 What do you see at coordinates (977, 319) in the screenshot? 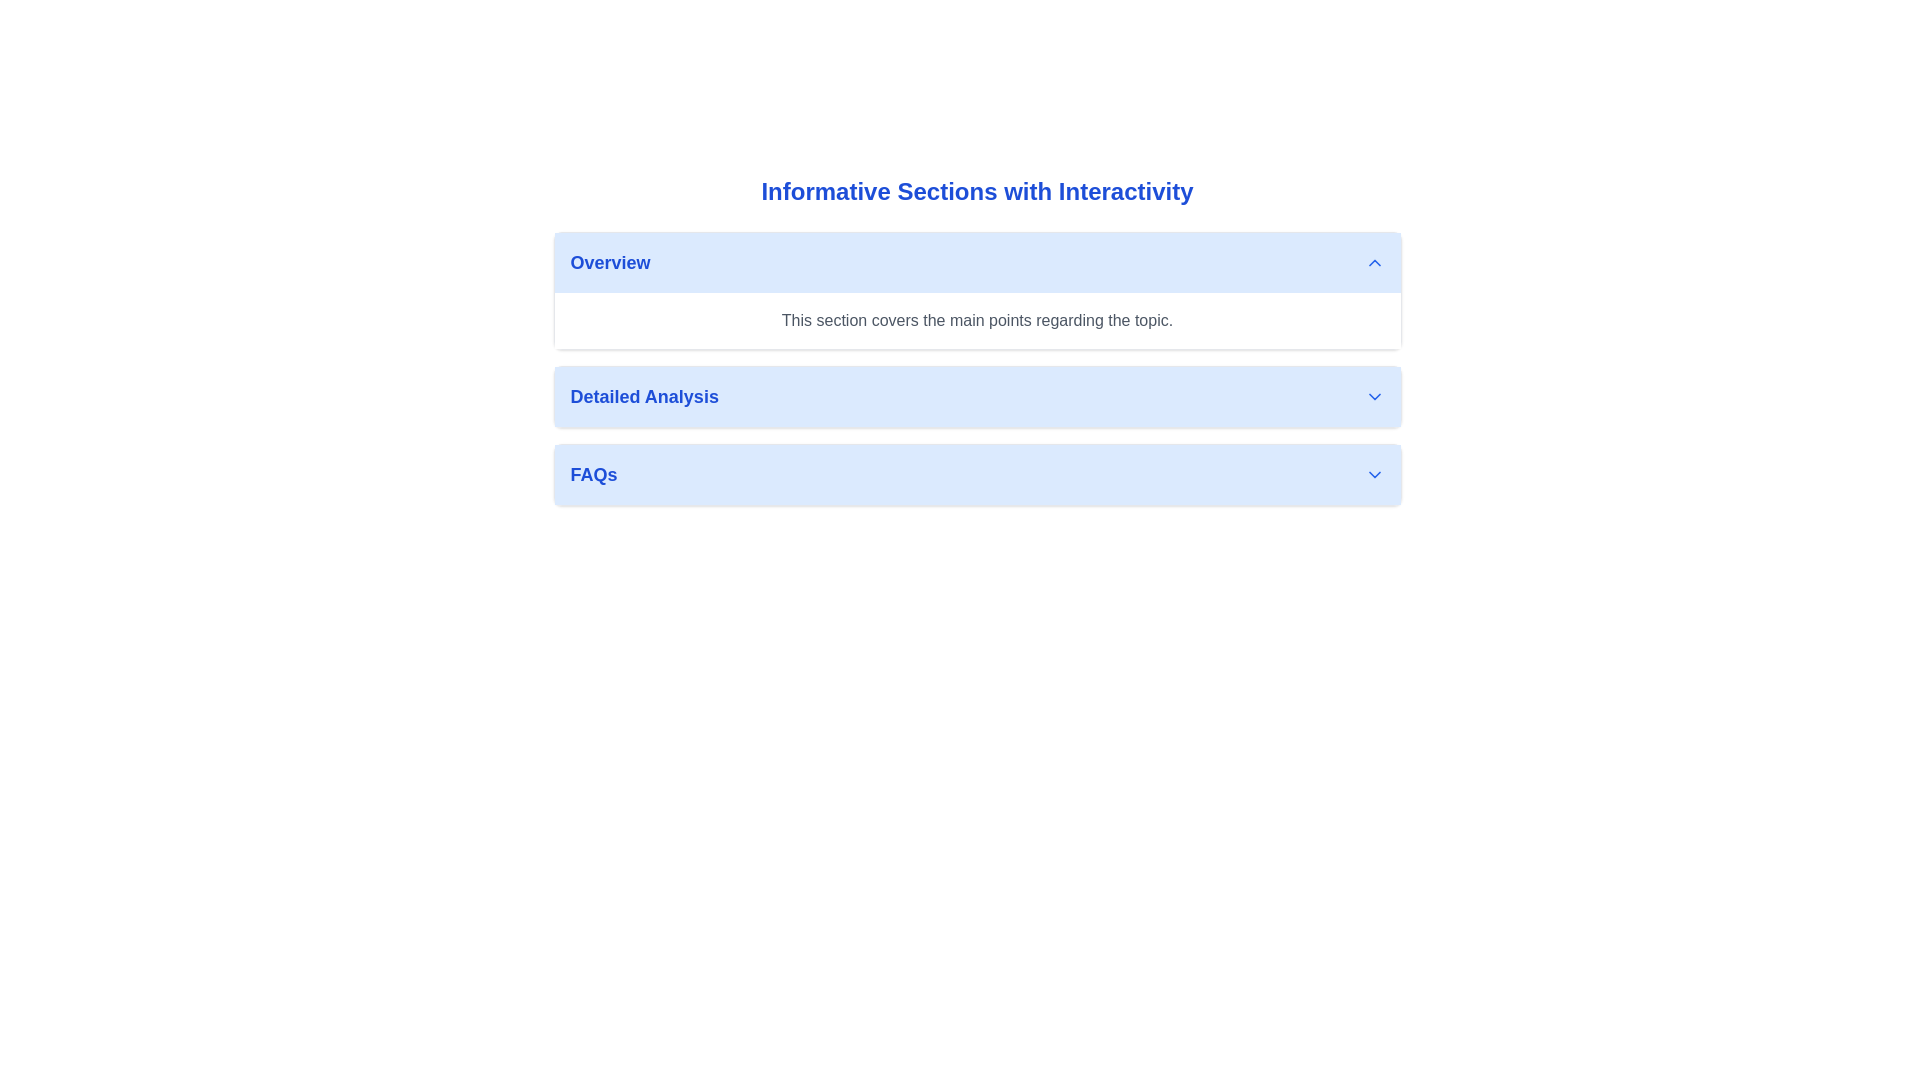
I see `the text label that reads 'This section covers the main points regarding the topic.' It is styled in a gray font within a white background, located under the blue header labeled 'Overview.'` at bounding box center [977, 319].